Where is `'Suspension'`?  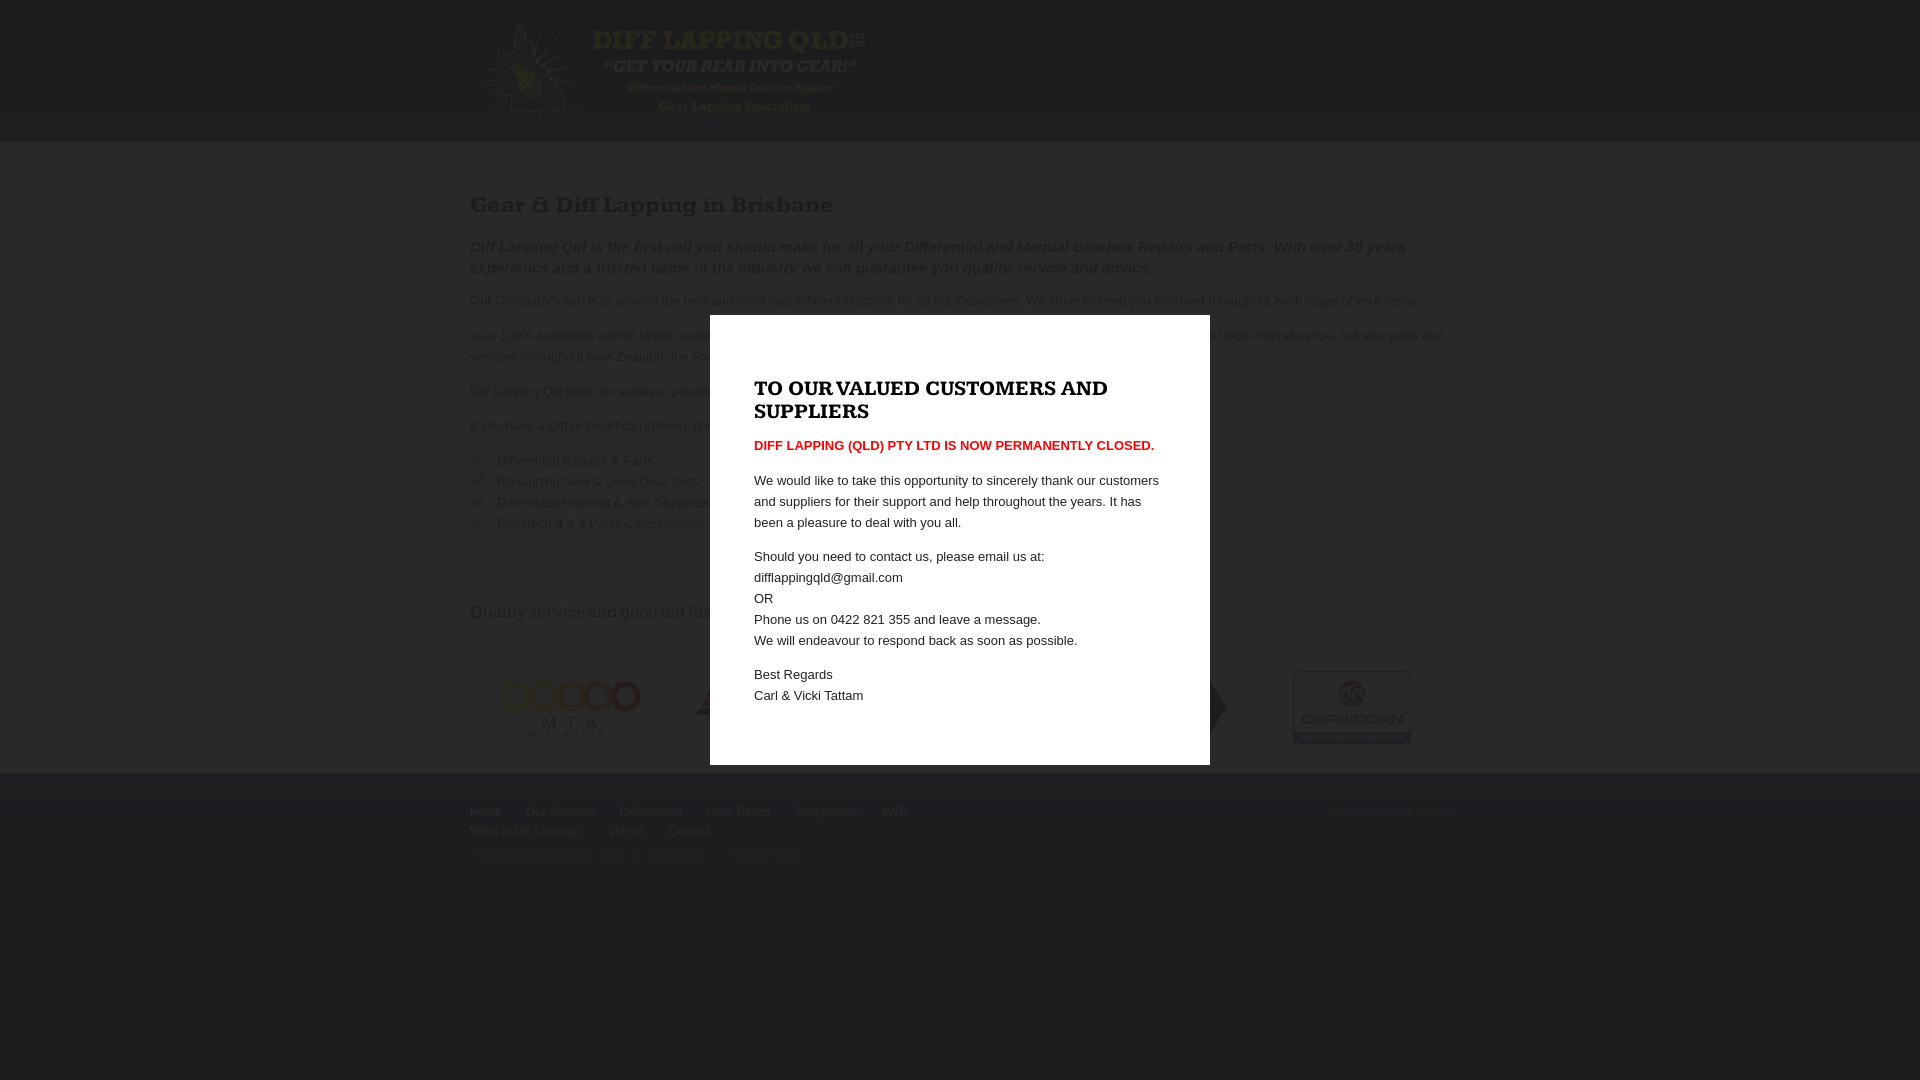
'Suspension' is located at coordinates (826, 812).